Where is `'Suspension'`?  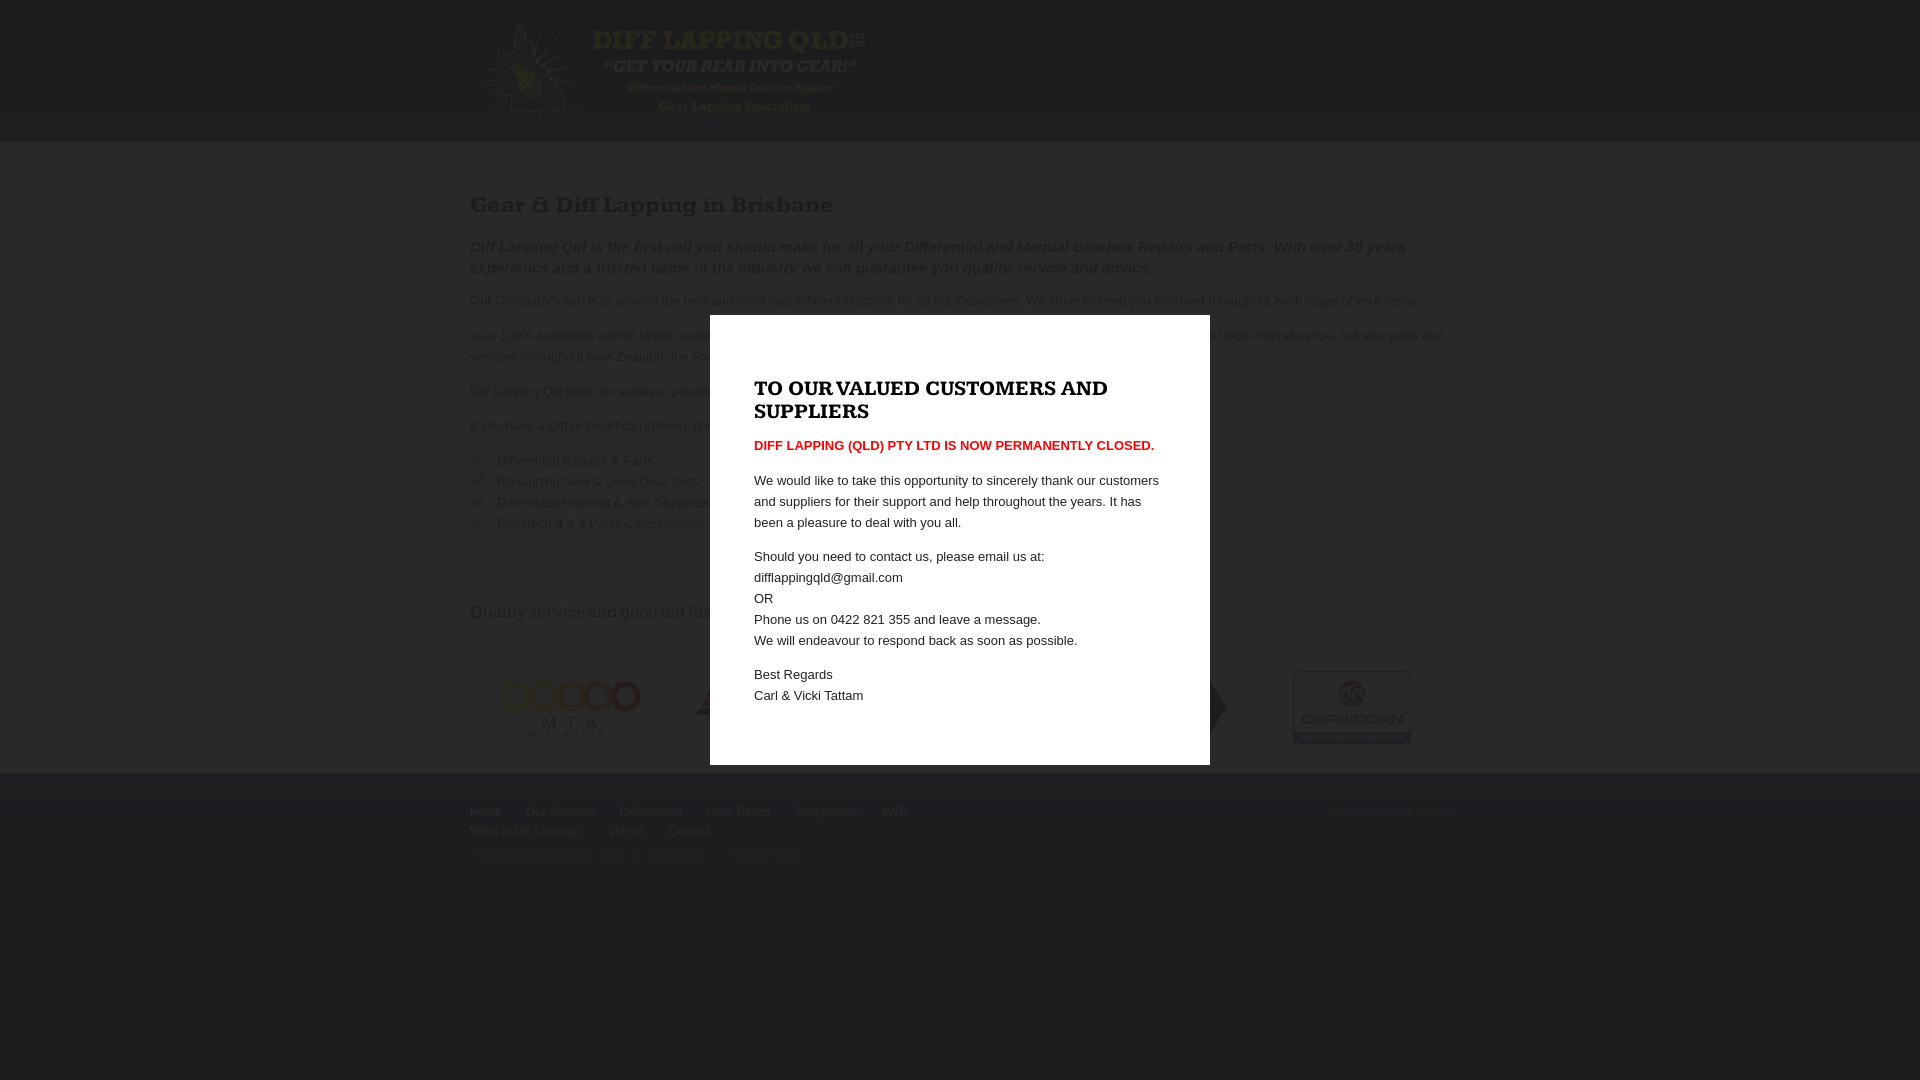
'Suspension' is located at coordinates (826, 812).